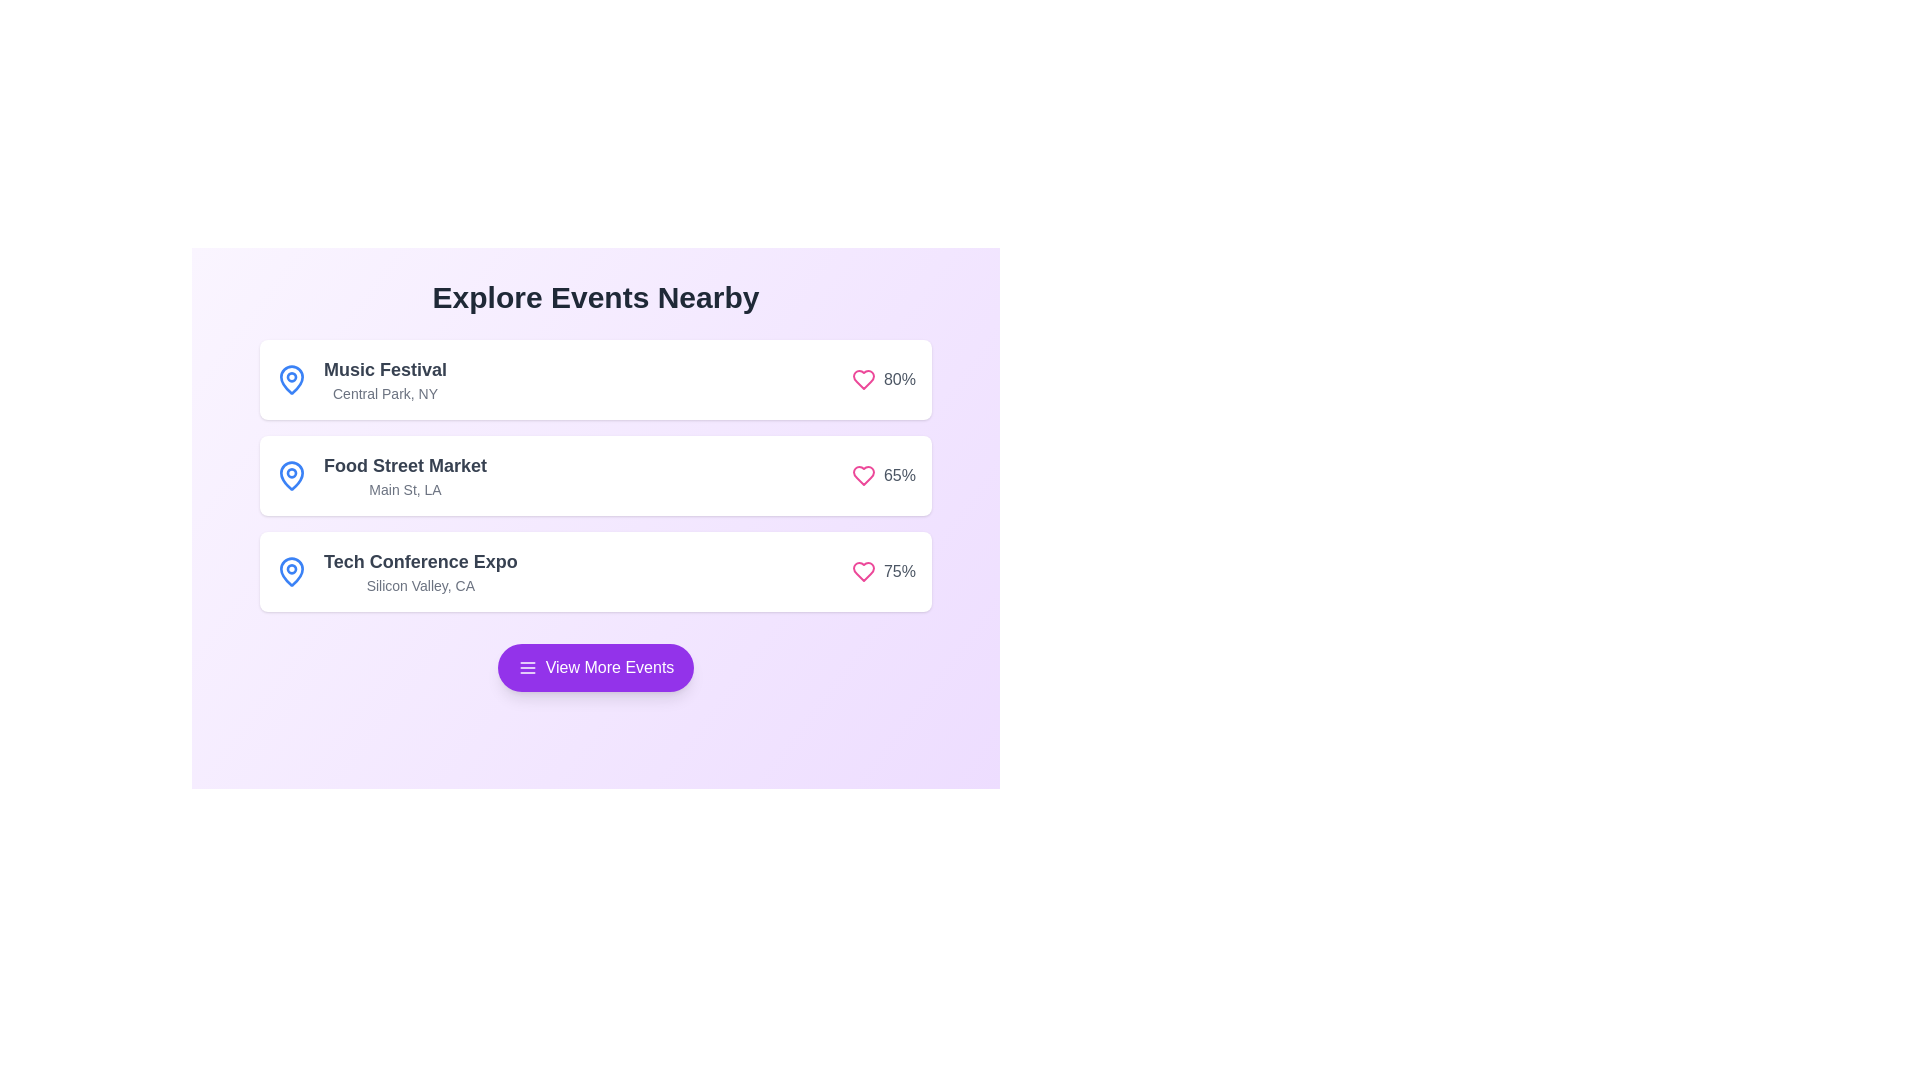 The image size is (1920, 1080). I want to click on the static text label displaying 'Food Street Market' which is styled with a bold font and grayish color, located in the second event box of a vertically stacked list, so click(404, 466).